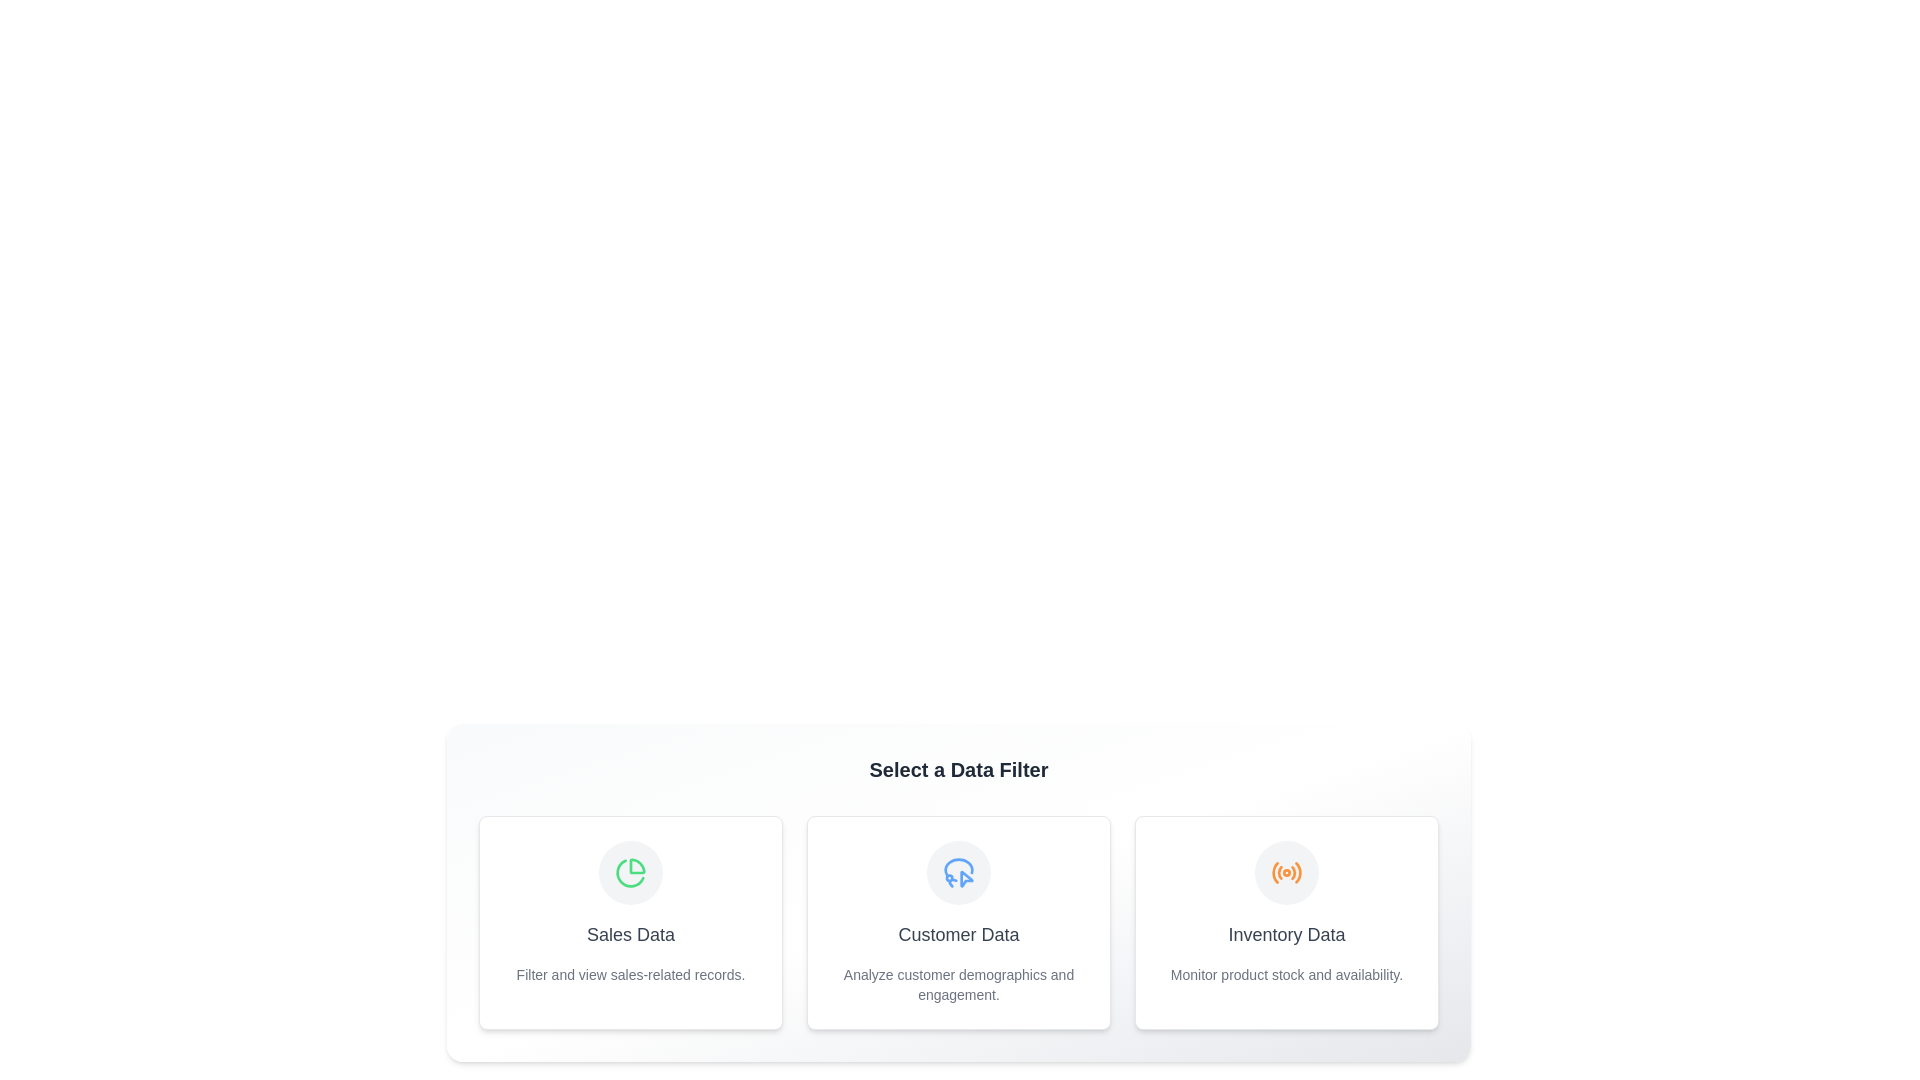  What do you see at coordinates (958, 769) in the screenshot?
I see `the Static Text Header that indicates the purpose of the section below, instructing the user to choose a filter` at bounding box center [958, 769].